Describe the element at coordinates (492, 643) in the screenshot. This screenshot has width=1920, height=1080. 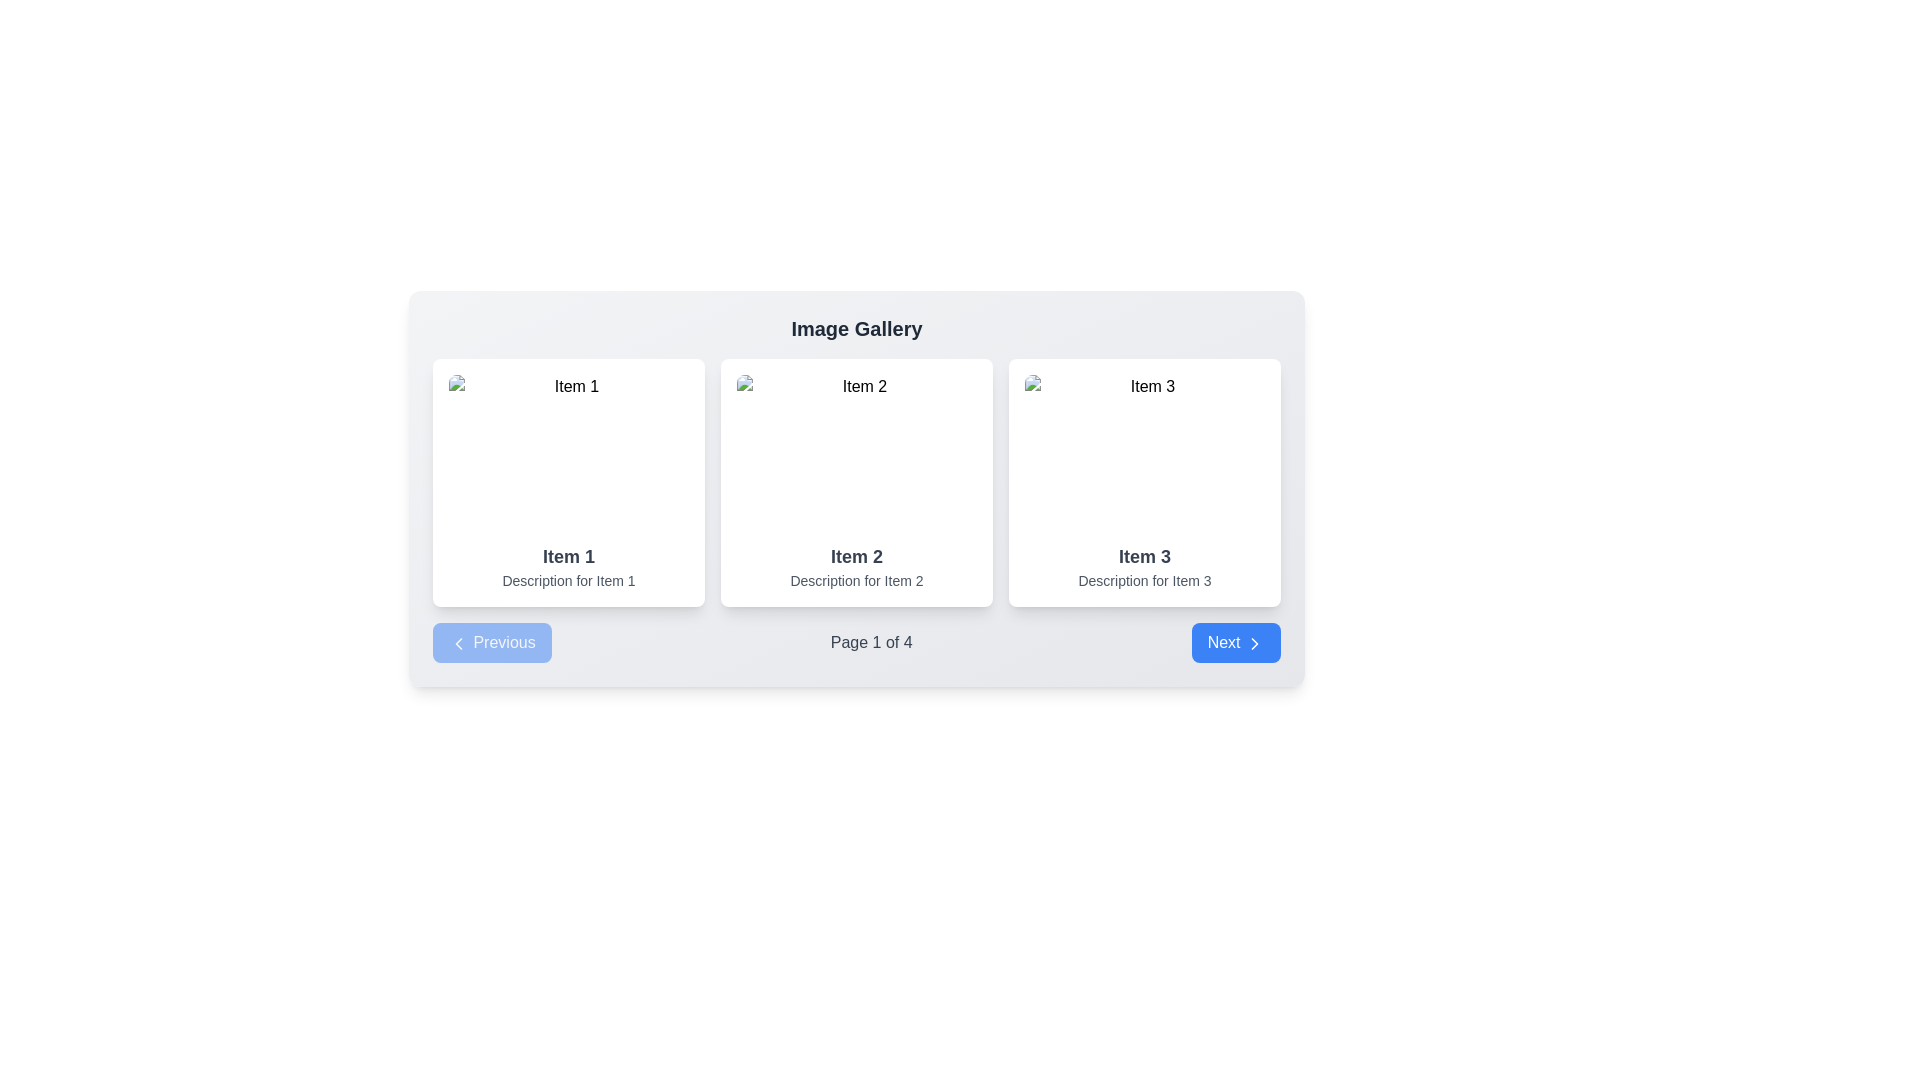
I see `disabled 'Previous Page' button located at the leftmost position in the navigation bar for accessibility hints` at that location.